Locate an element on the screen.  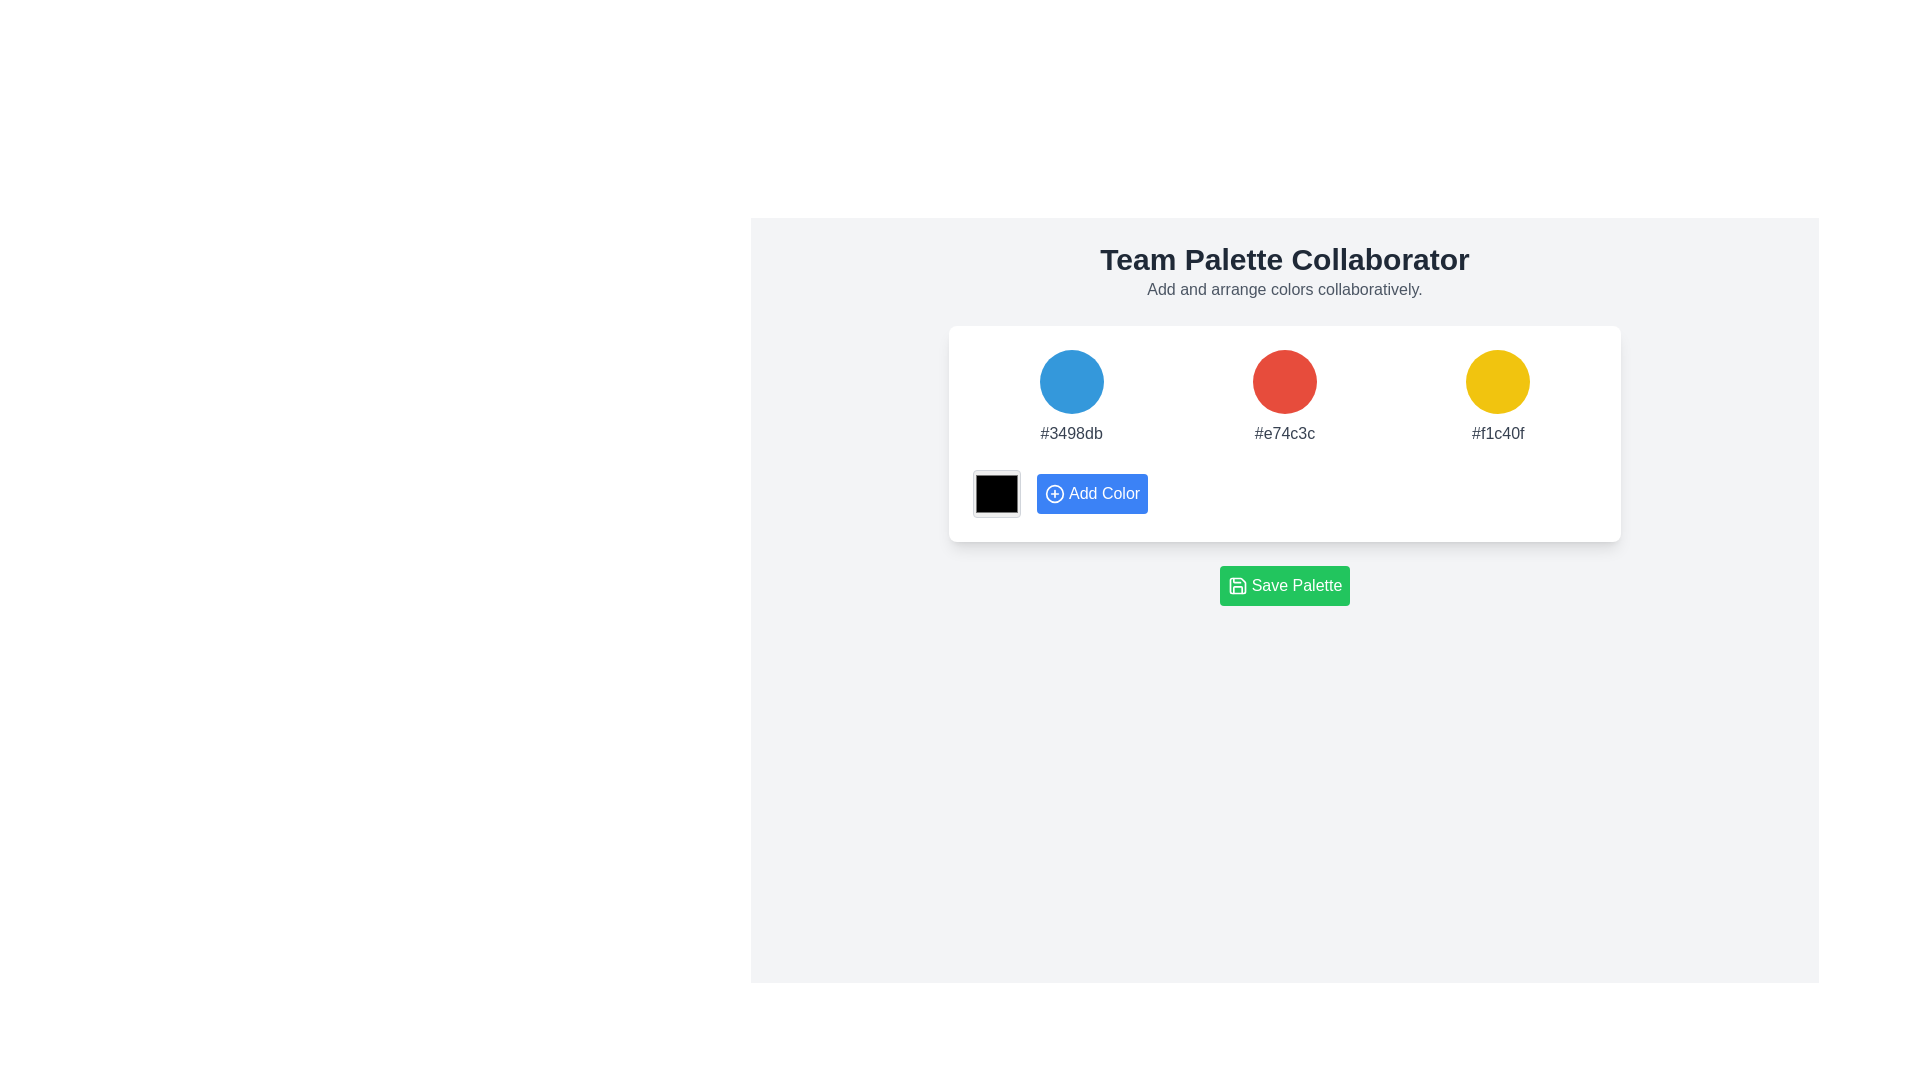
the save icon within the green button located at the bottom center of the card layout, which is positioned to the left of the 'Save Palette' text is located at coordinates (1236, 585).